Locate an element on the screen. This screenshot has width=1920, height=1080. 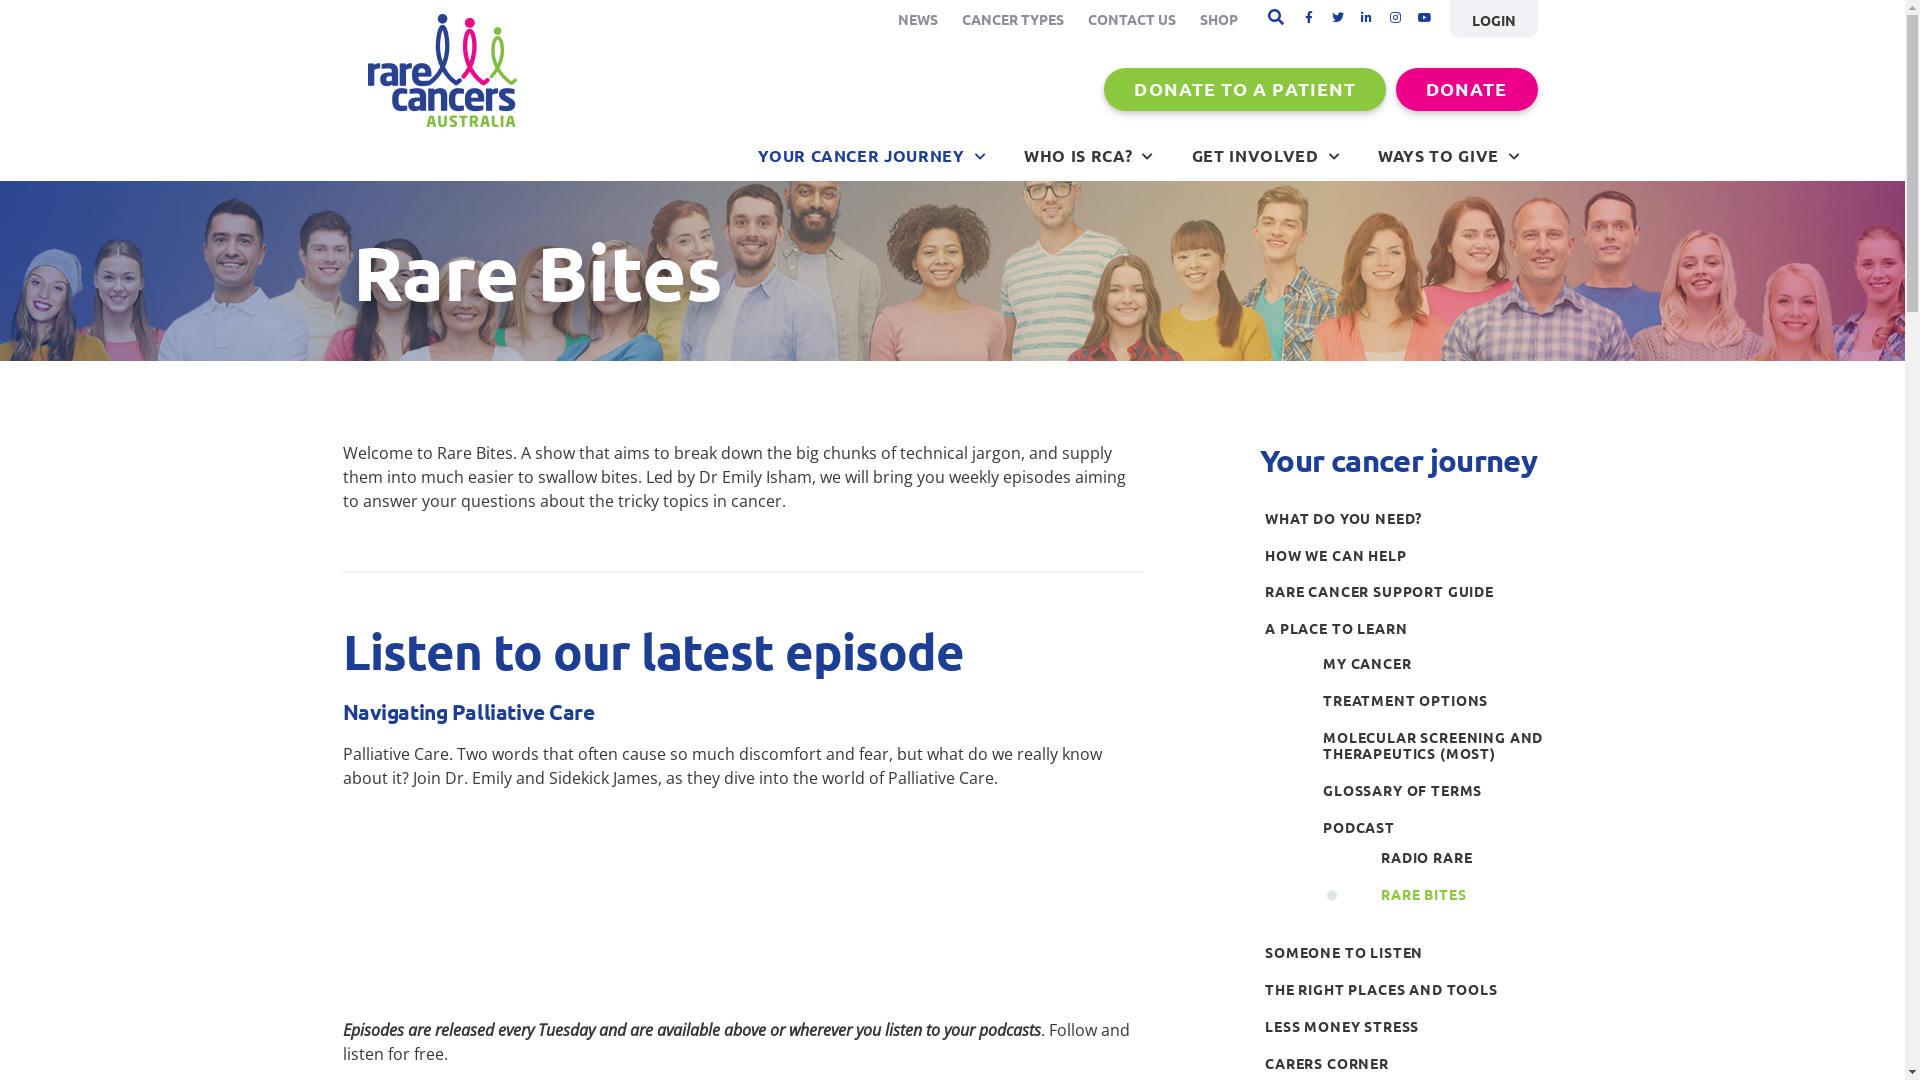
'CONTACT US' is located at coordinates (1132, 19).